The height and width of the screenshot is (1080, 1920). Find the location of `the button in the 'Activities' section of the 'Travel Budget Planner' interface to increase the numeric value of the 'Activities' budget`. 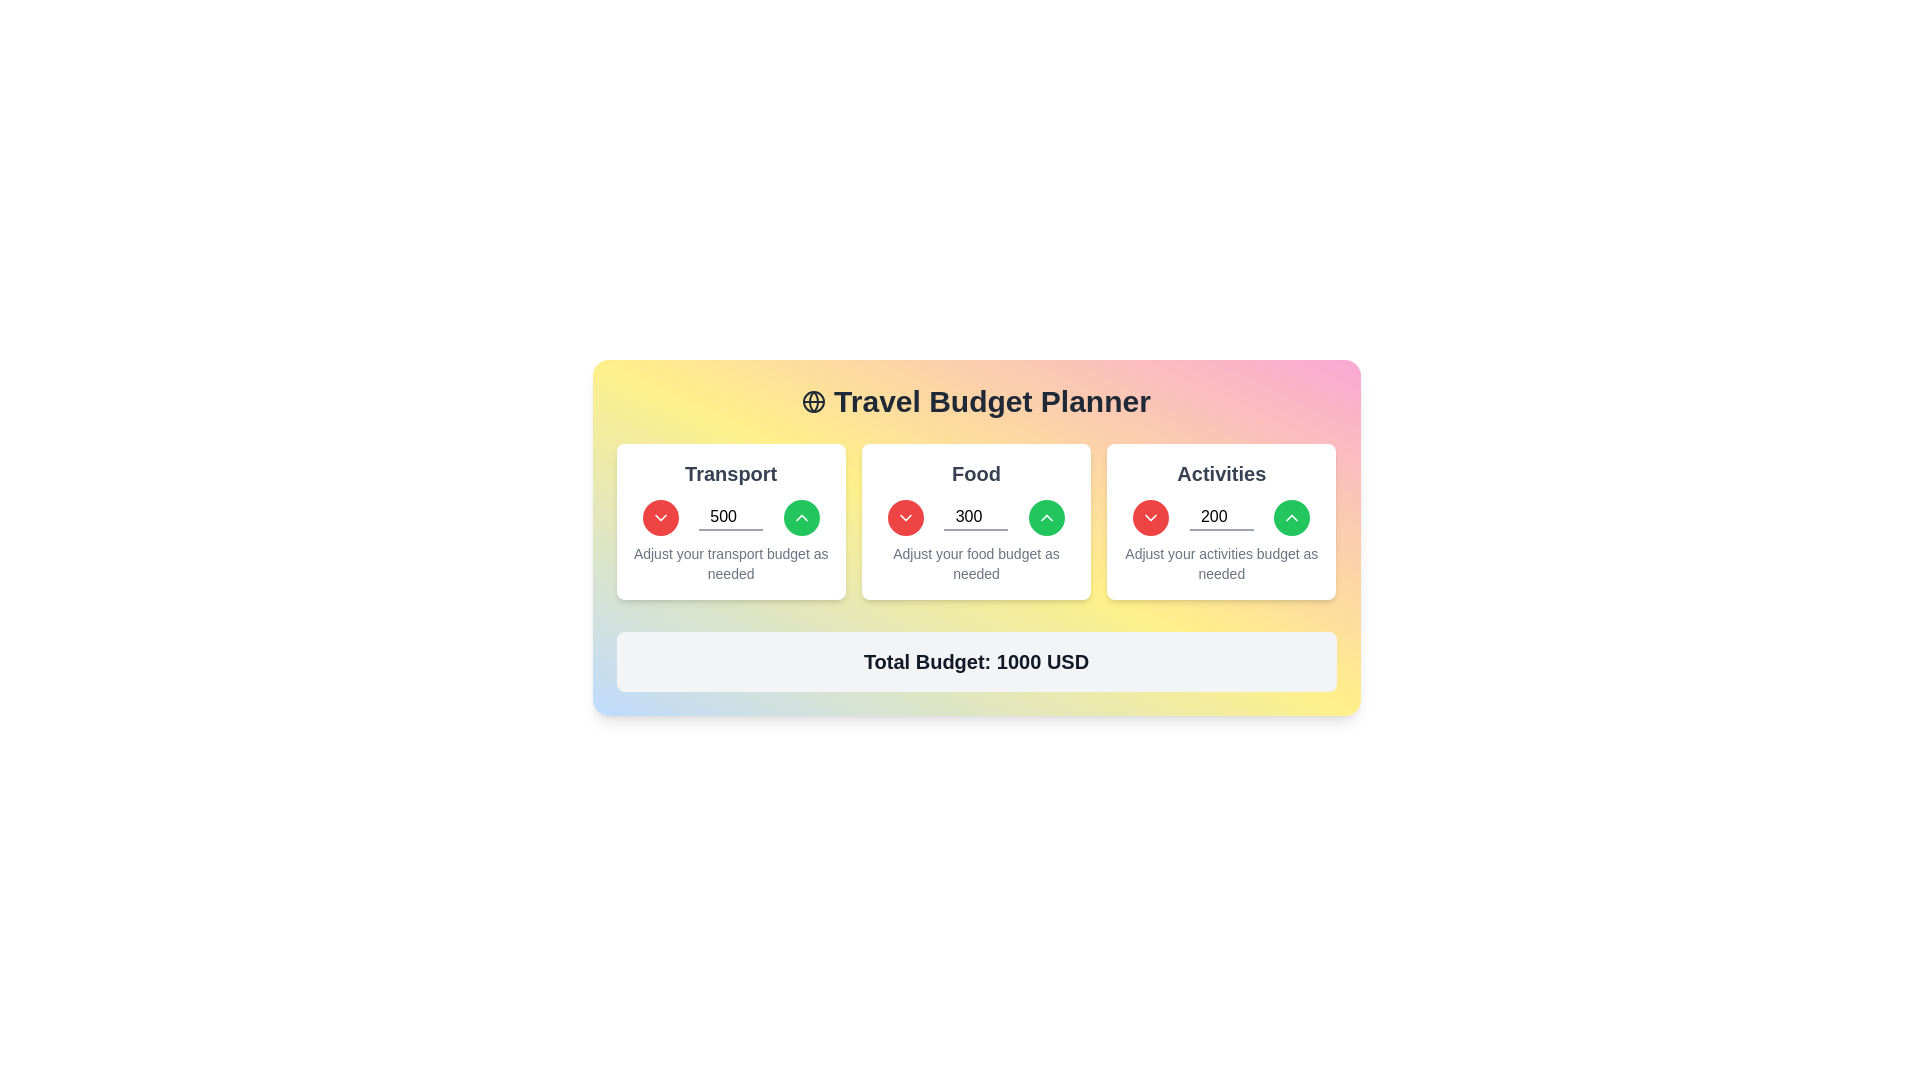

the button in the 'Activities' section of the 'Travel Budget Planner' interface to increase the numeric value of the 'Activities' budget is located at coordinates (1292, 516).